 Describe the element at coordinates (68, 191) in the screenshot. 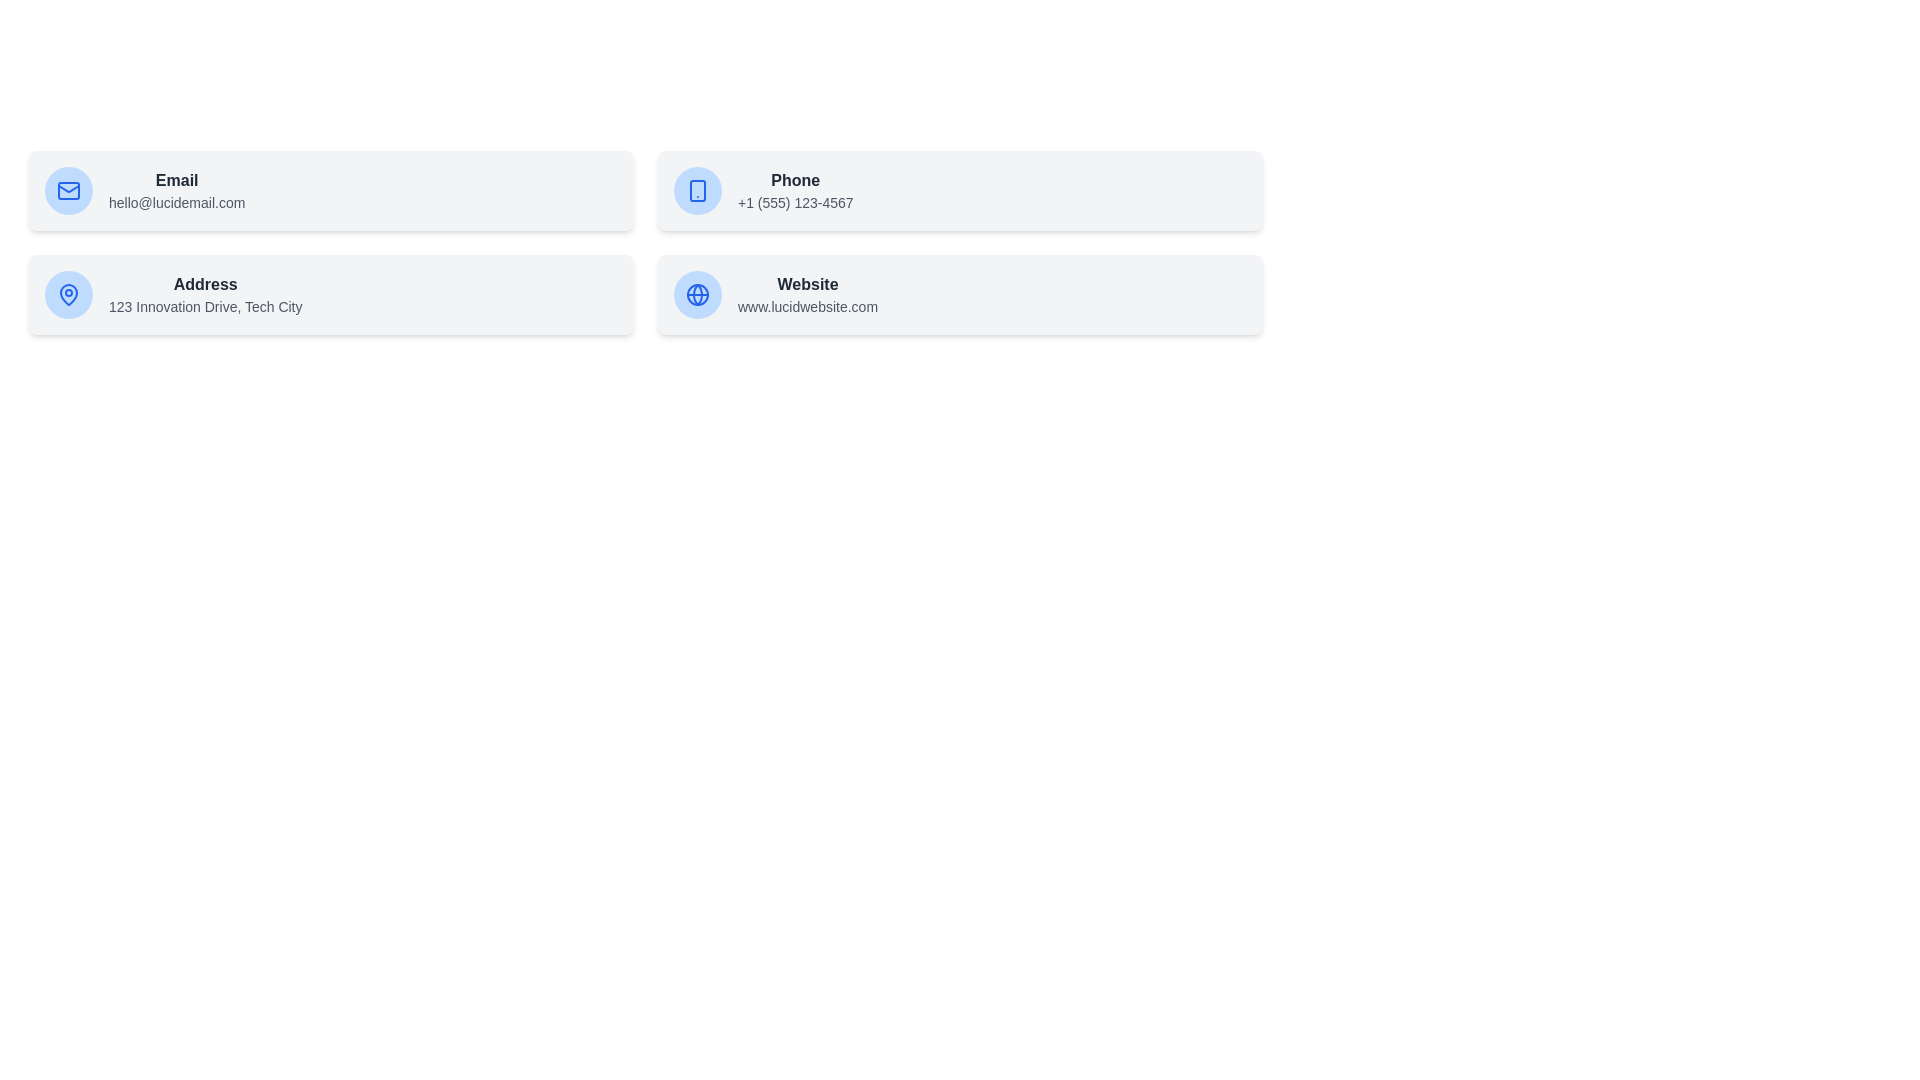

I see `the SVG element representing the email icon, which is located to the left of the 'Email' label and the email address text, to interact with it` at that location.